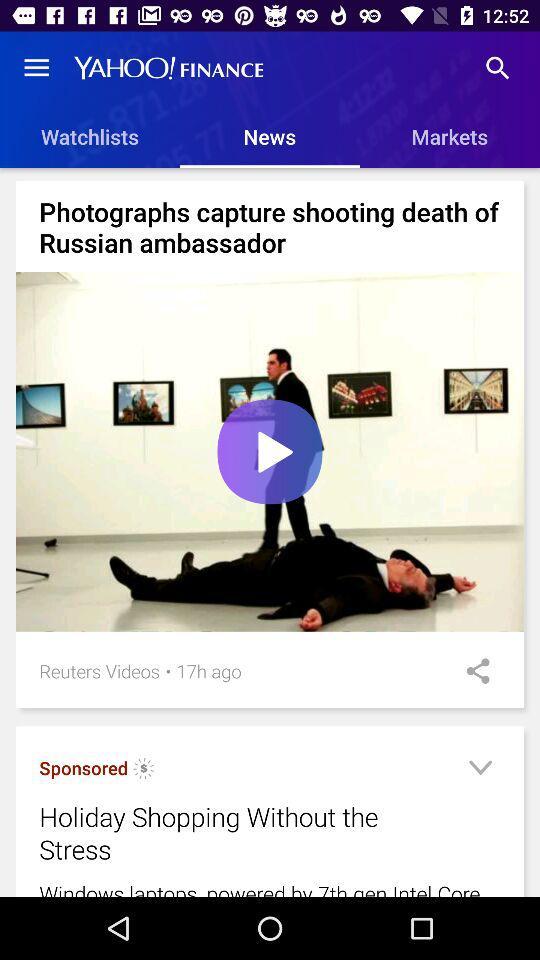 Image resolution: width=540 pixels, height=960 pixels. Describe the element at coordinates (82, 767) in the screenshot. I see `item above holiday shopping without item` at that location.